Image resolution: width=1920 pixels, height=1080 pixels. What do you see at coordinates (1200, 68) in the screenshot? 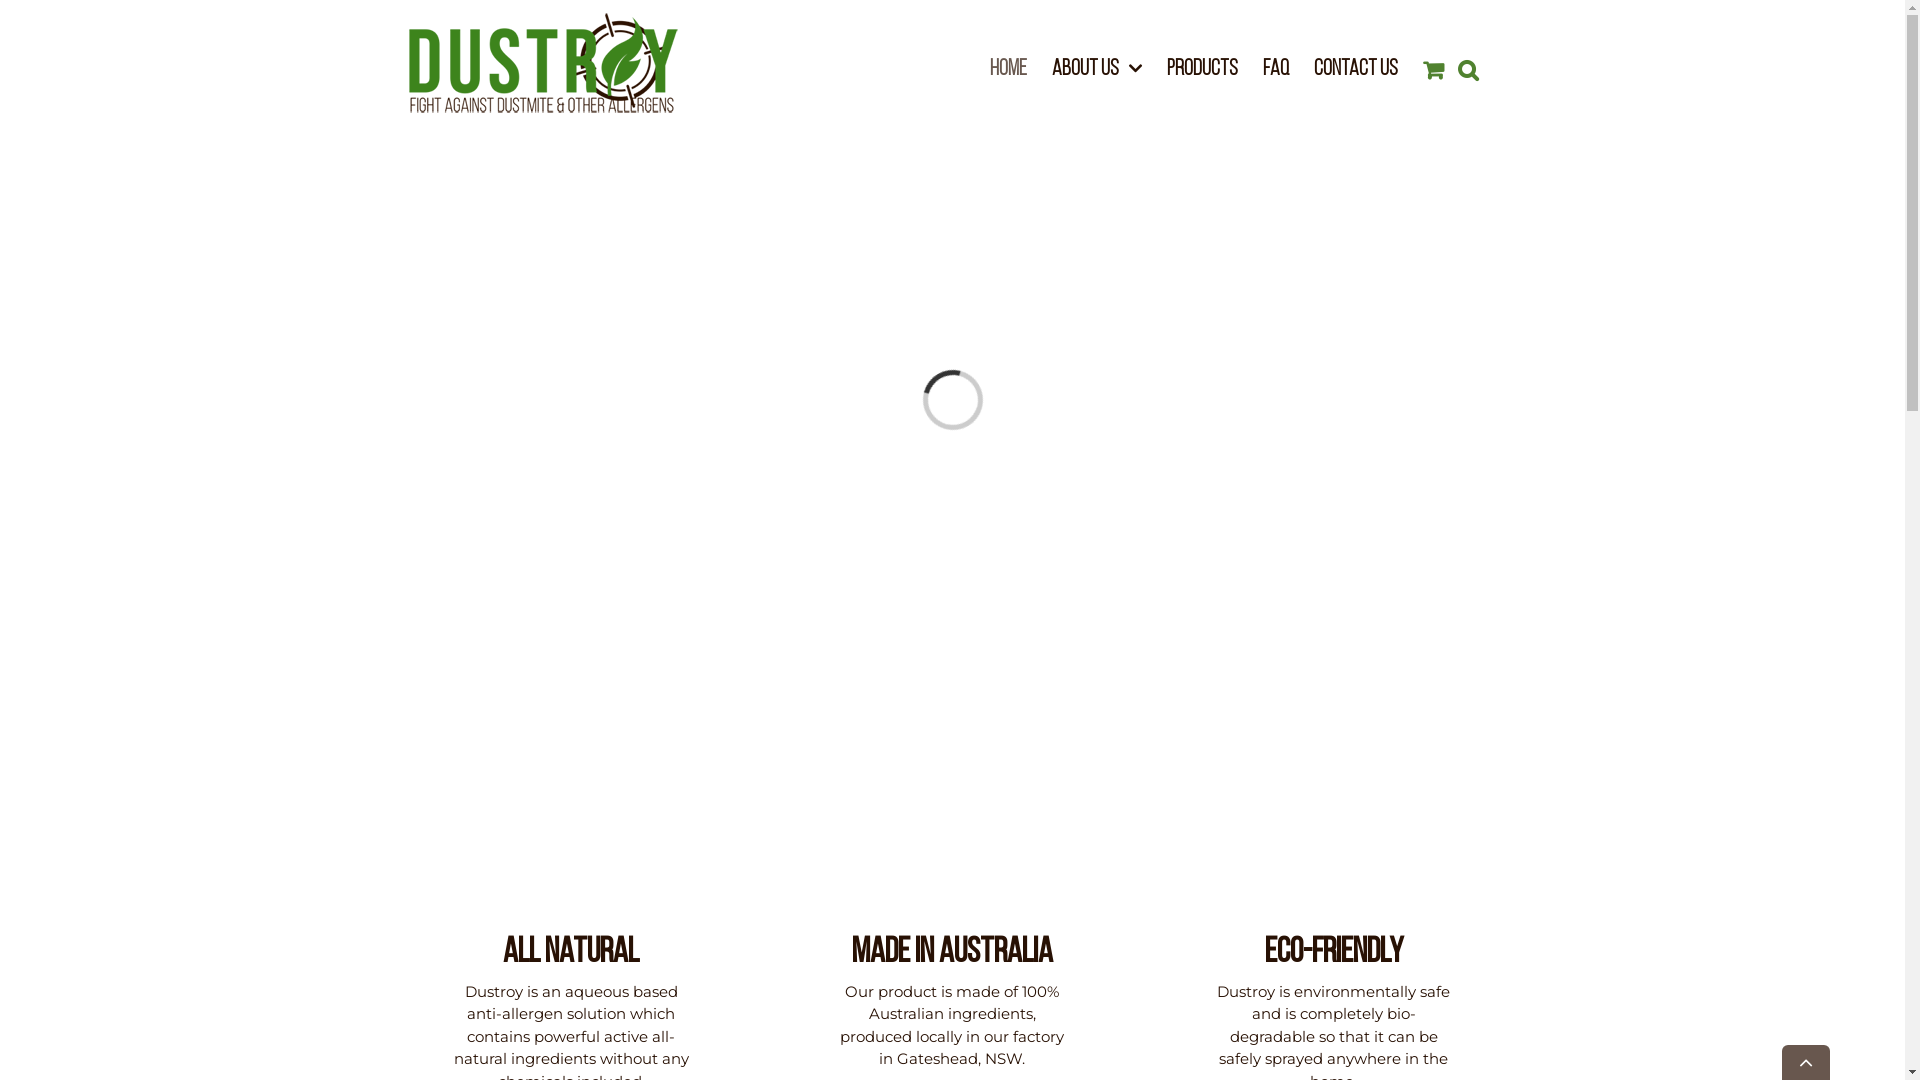
I see `'PRODUCTS'` at bounding box center [1200, 68].